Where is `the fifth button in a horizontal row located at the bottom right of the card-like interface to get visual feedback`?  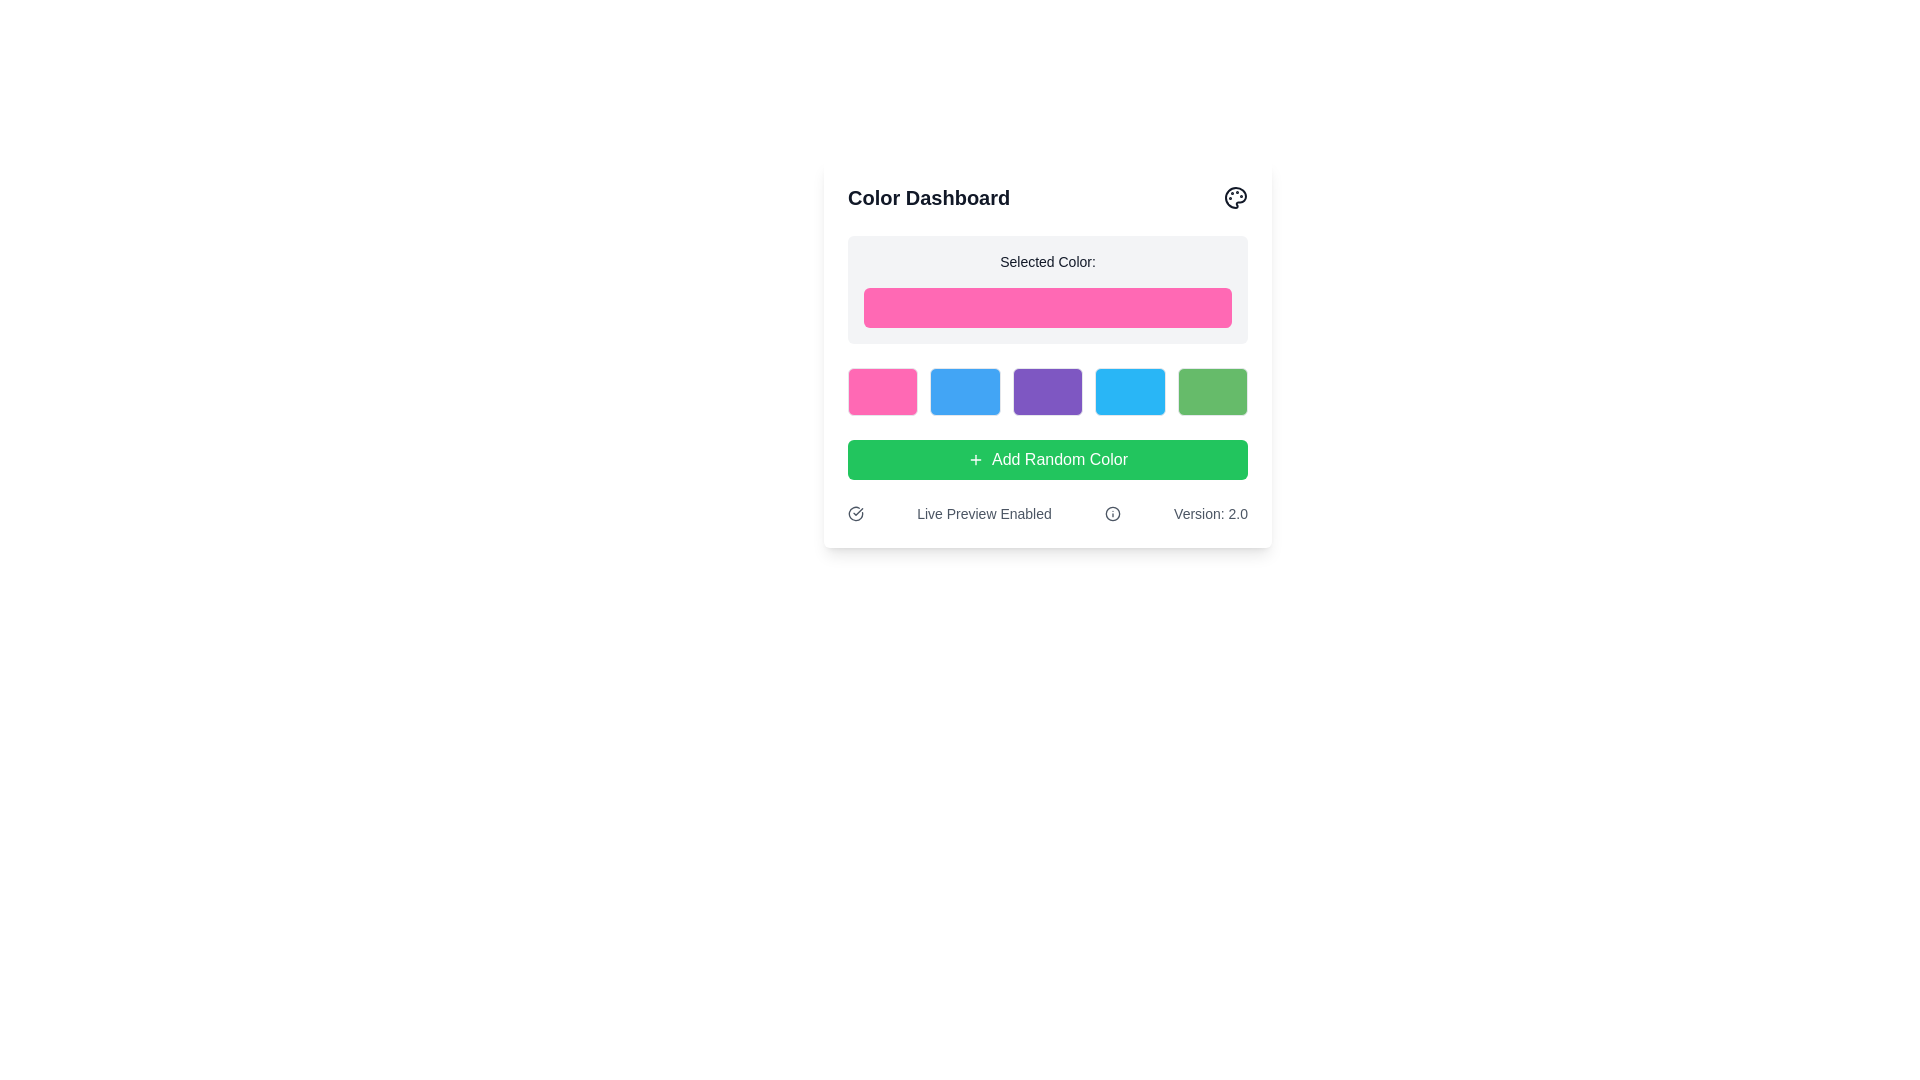
the fifth button in a horizontal row located at the bottom right of the card-like interface to get visual feedback is located at coordinates (1211, 392).